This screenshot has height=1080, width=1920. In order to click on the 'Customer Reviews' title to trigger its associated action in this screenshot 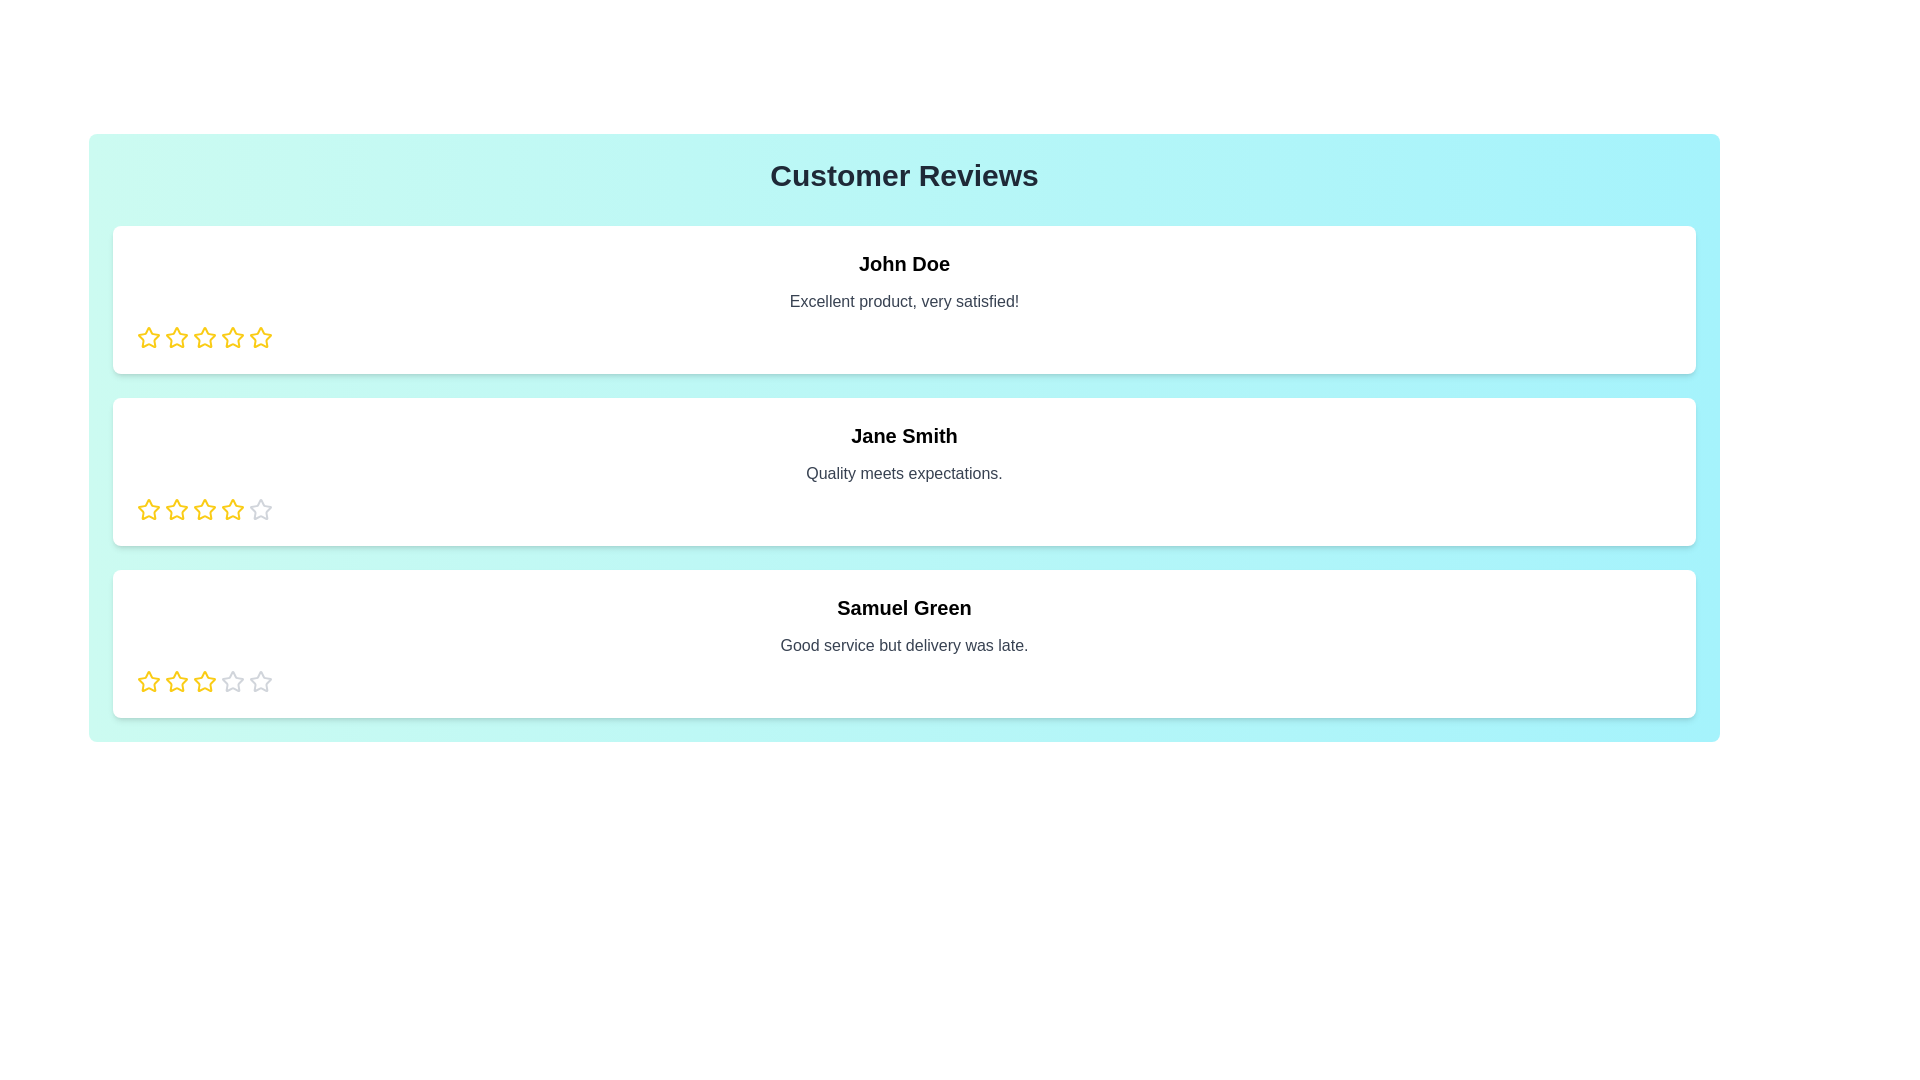, I will do `click(903, 175)`.